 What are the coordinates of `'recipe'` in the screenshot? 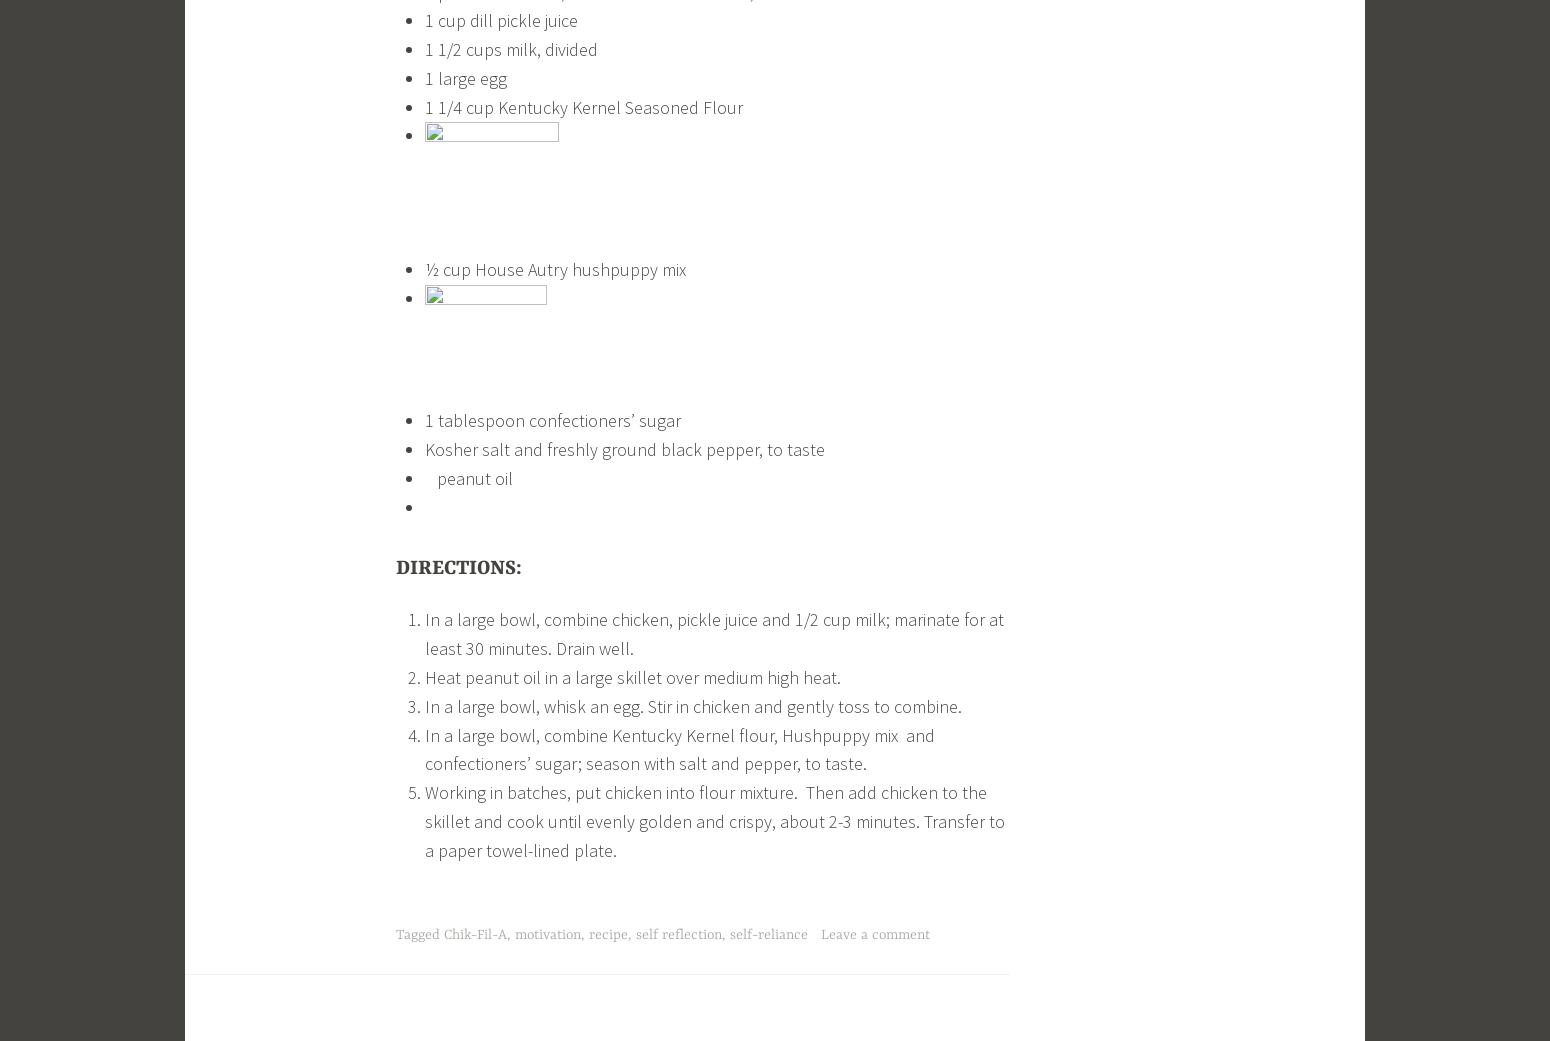 It's located at (608, 934).